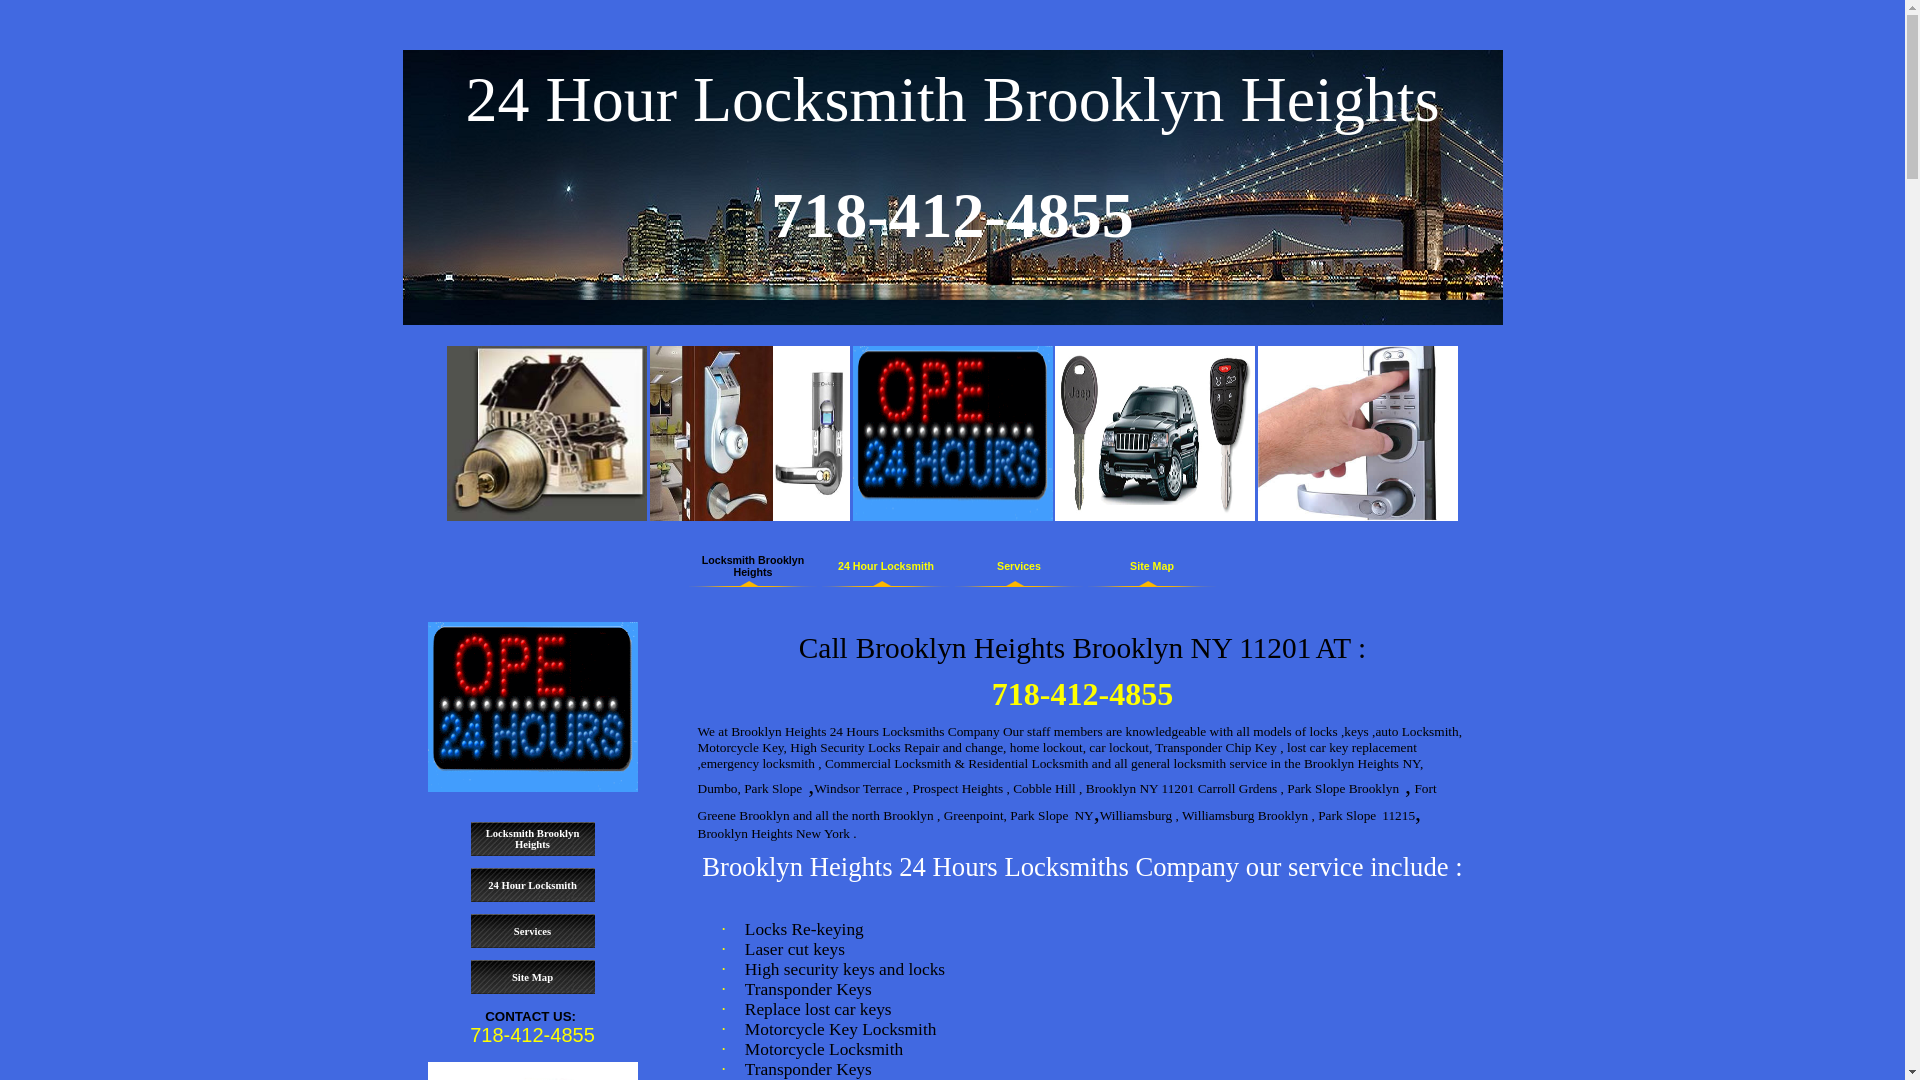  What do you see at coordinates (532, 705) in the screenshot?
I see `'Brooklyn Heights 24 hours Locksmith service '` at bounding box center [532, 705].